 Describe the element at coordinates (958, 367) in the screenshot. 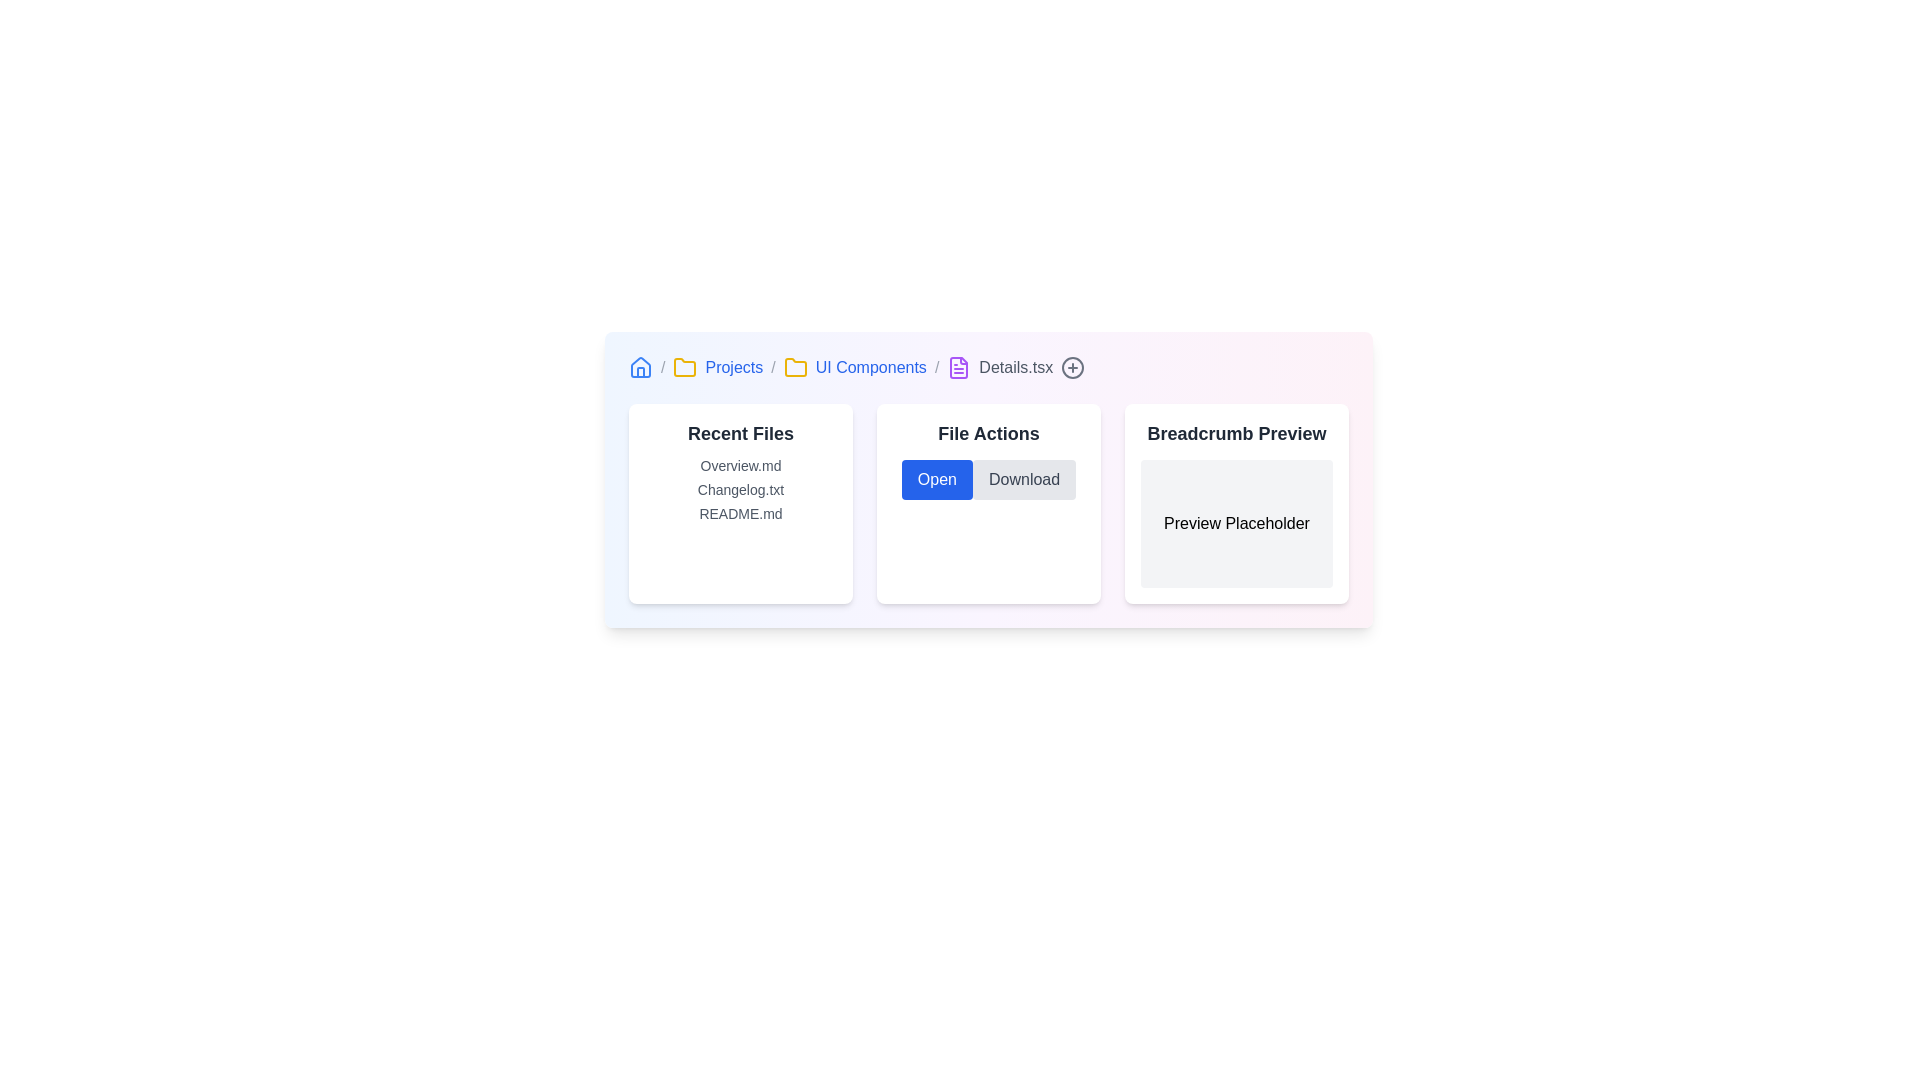

I see `the purple file icon that appears to the right of the breadcrumb navigation bar, directly preceding the text 'Details.tsx'` at that location.